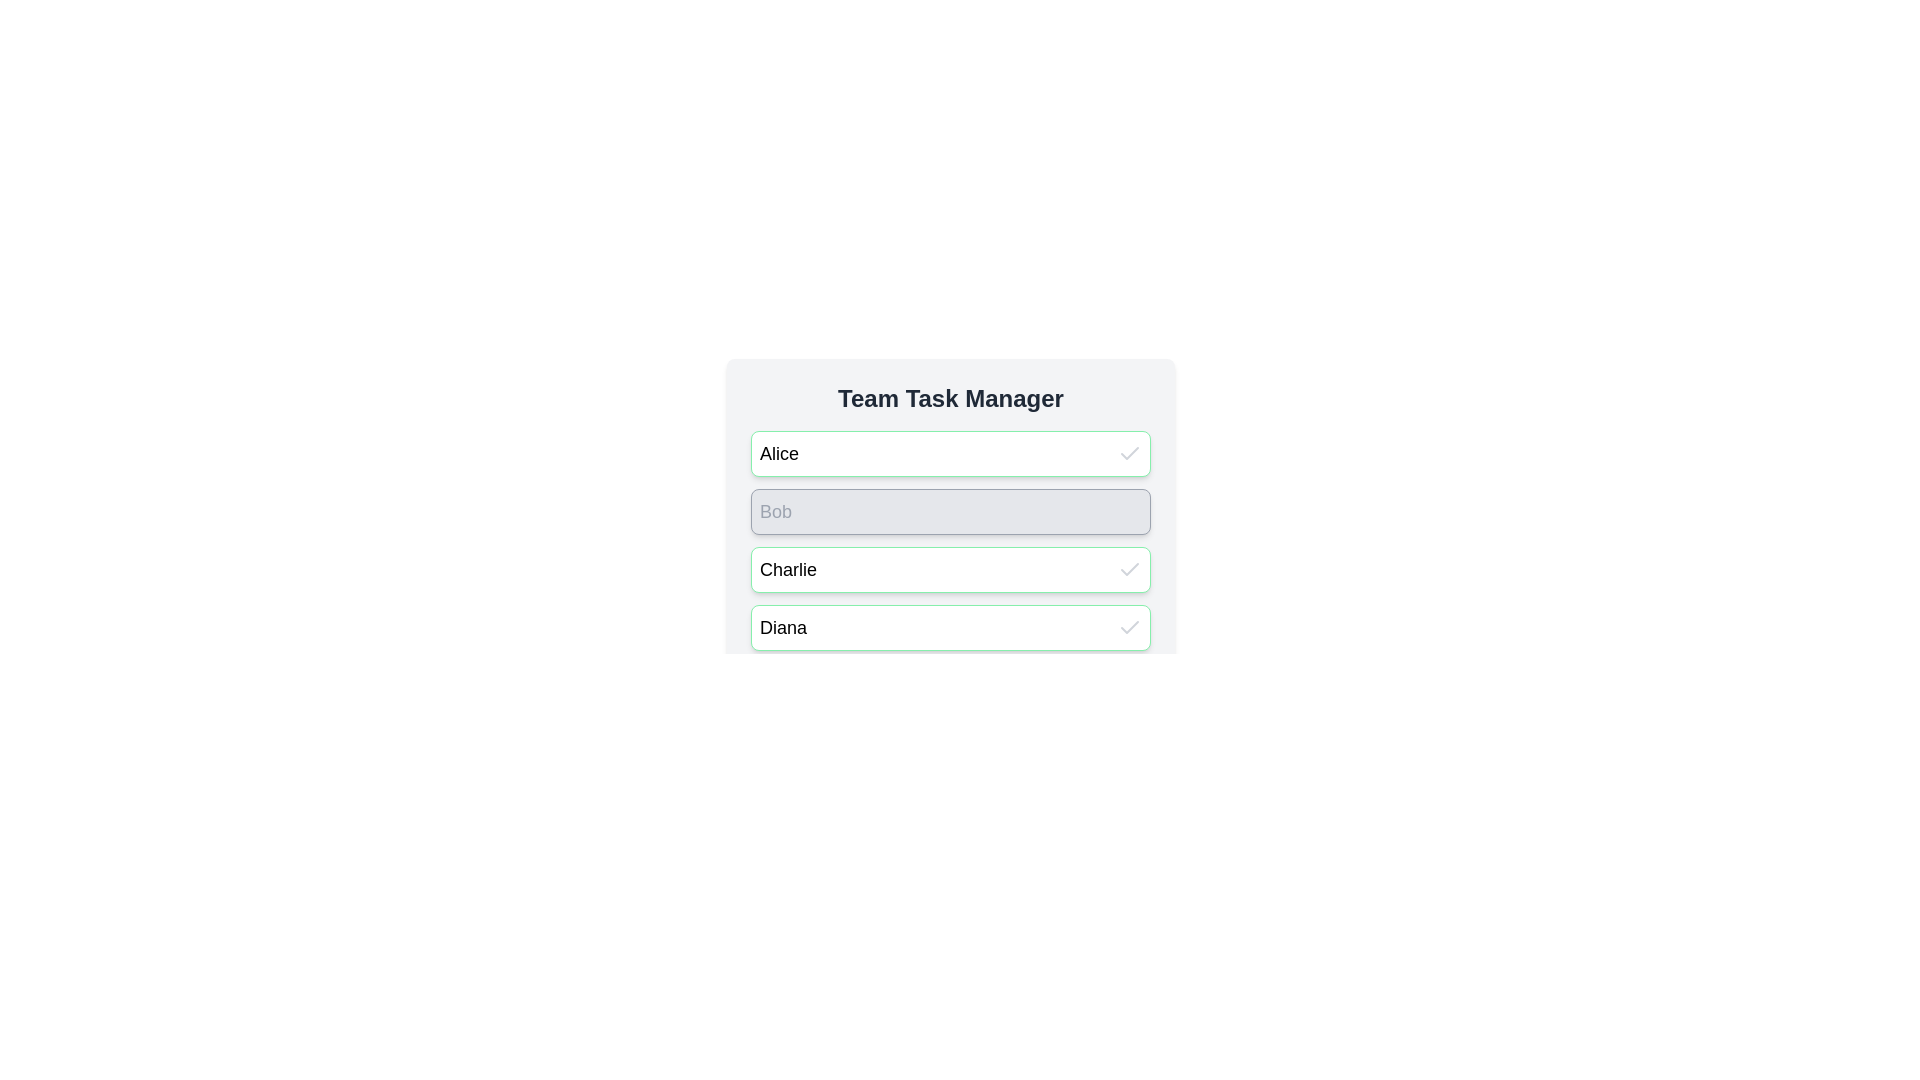  What do you see at coordinates (1129, 569) in the screenshot?
I see `the Check Icon located to the right of the 'Charlie' name field in the task entries list, which indicates acknowledgment or status confirmation` at bounding box center [1129, 569].